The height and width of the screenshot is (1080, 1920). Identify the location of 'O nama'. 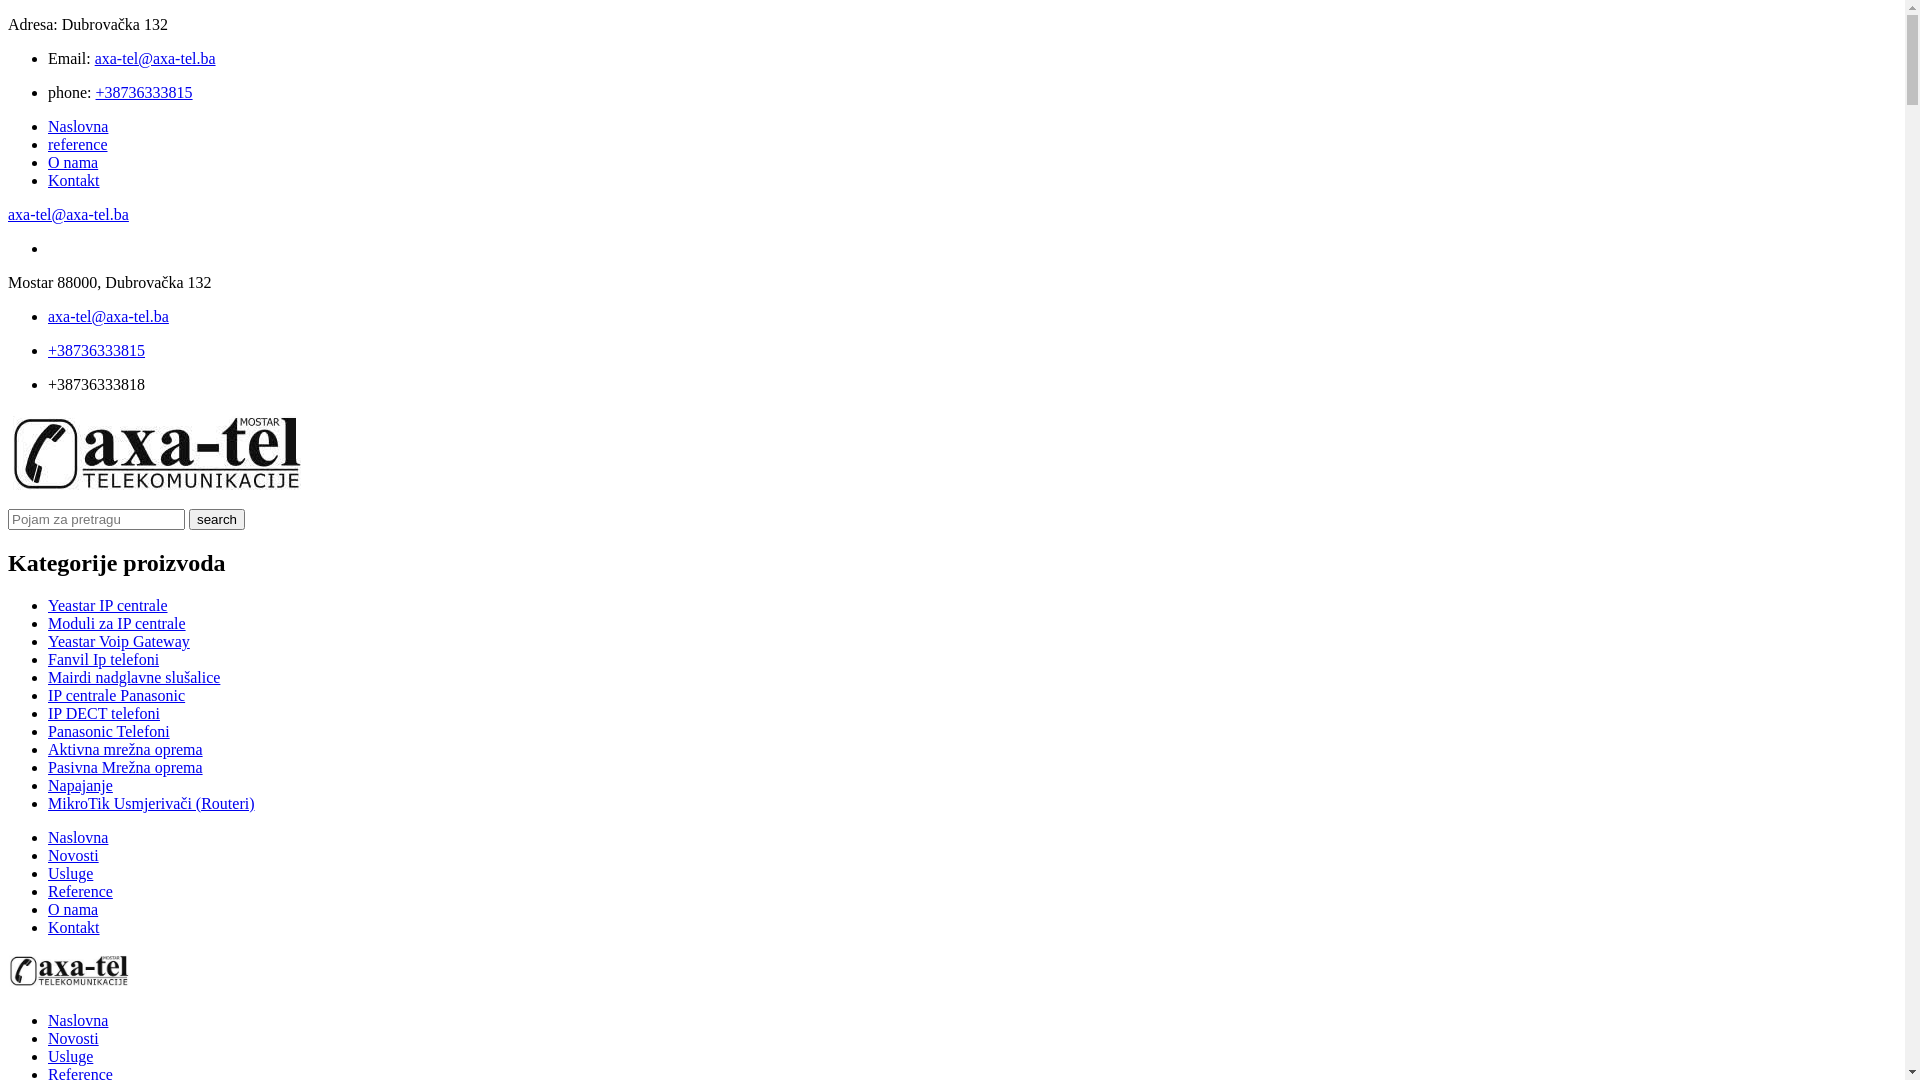
(48, 909).